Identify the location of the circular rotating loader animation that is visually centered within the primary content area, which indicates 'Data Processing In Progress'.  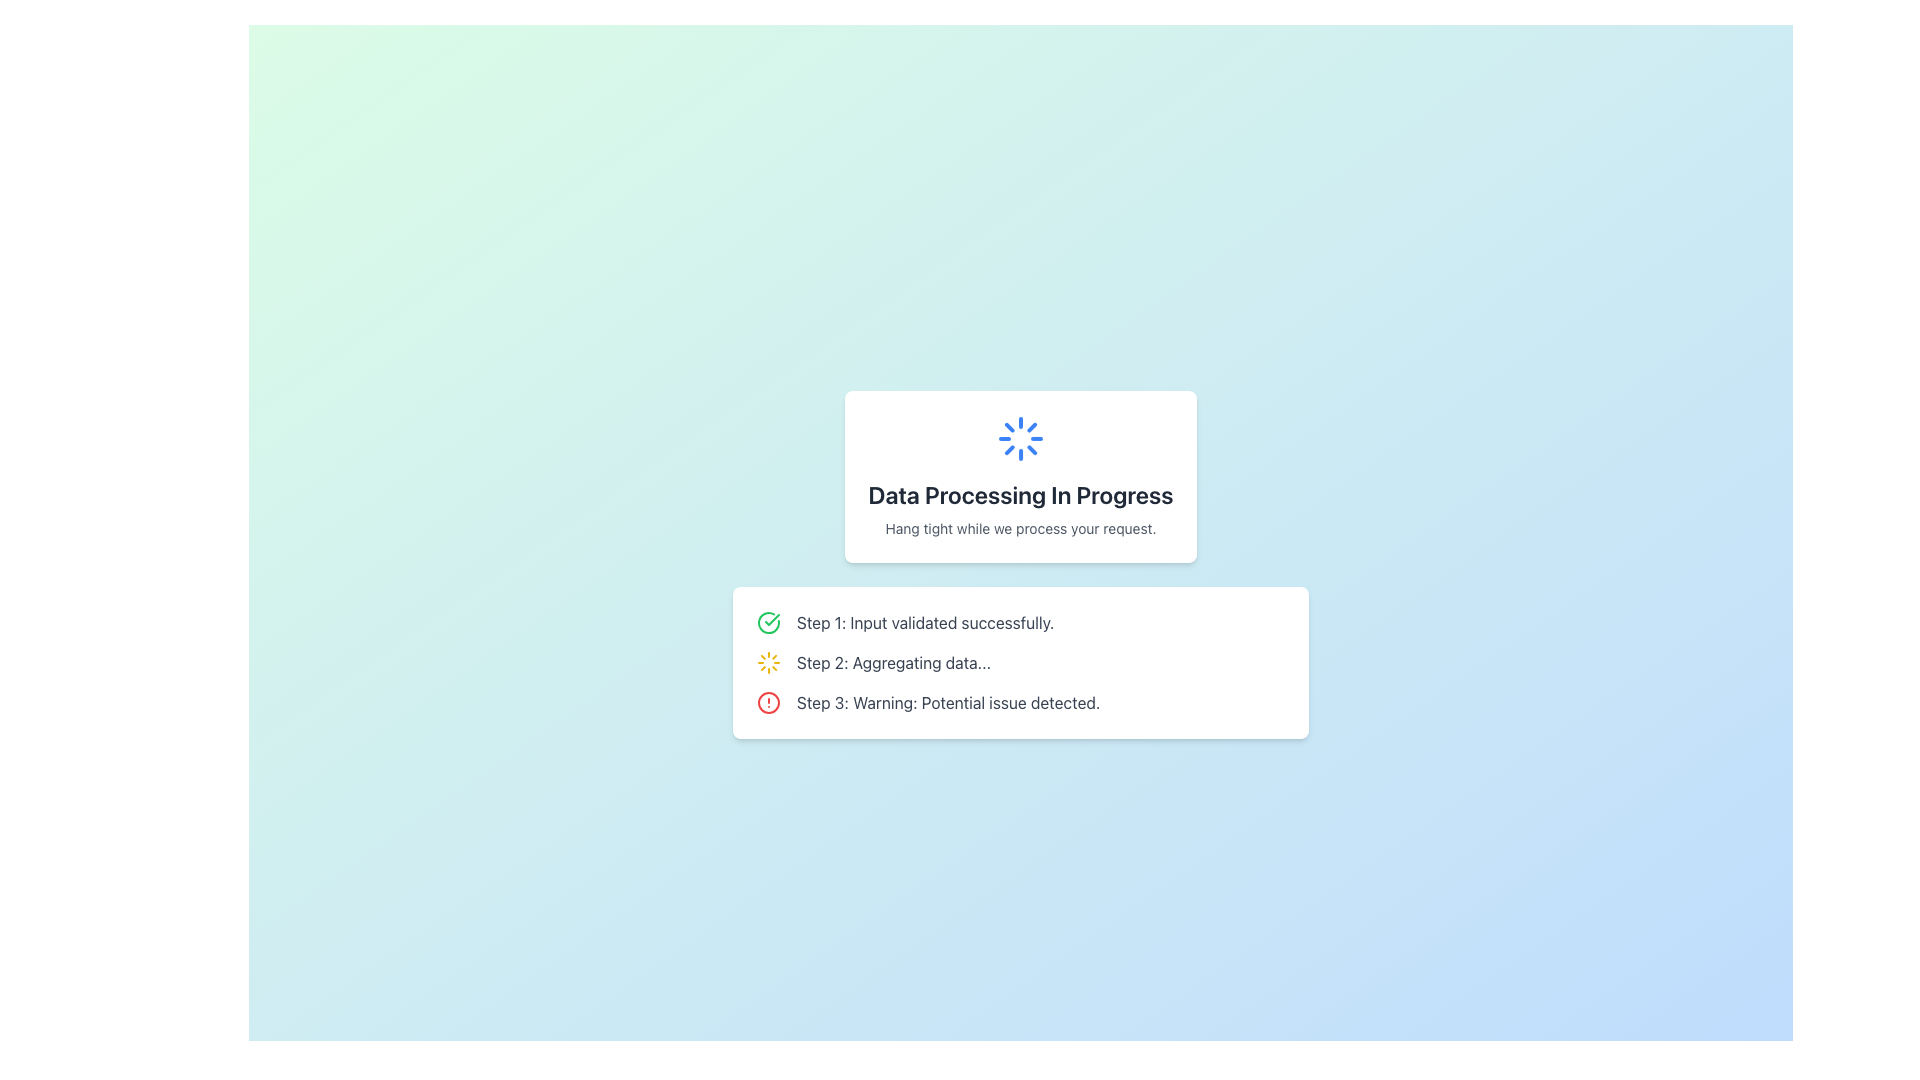
(1021, 438).